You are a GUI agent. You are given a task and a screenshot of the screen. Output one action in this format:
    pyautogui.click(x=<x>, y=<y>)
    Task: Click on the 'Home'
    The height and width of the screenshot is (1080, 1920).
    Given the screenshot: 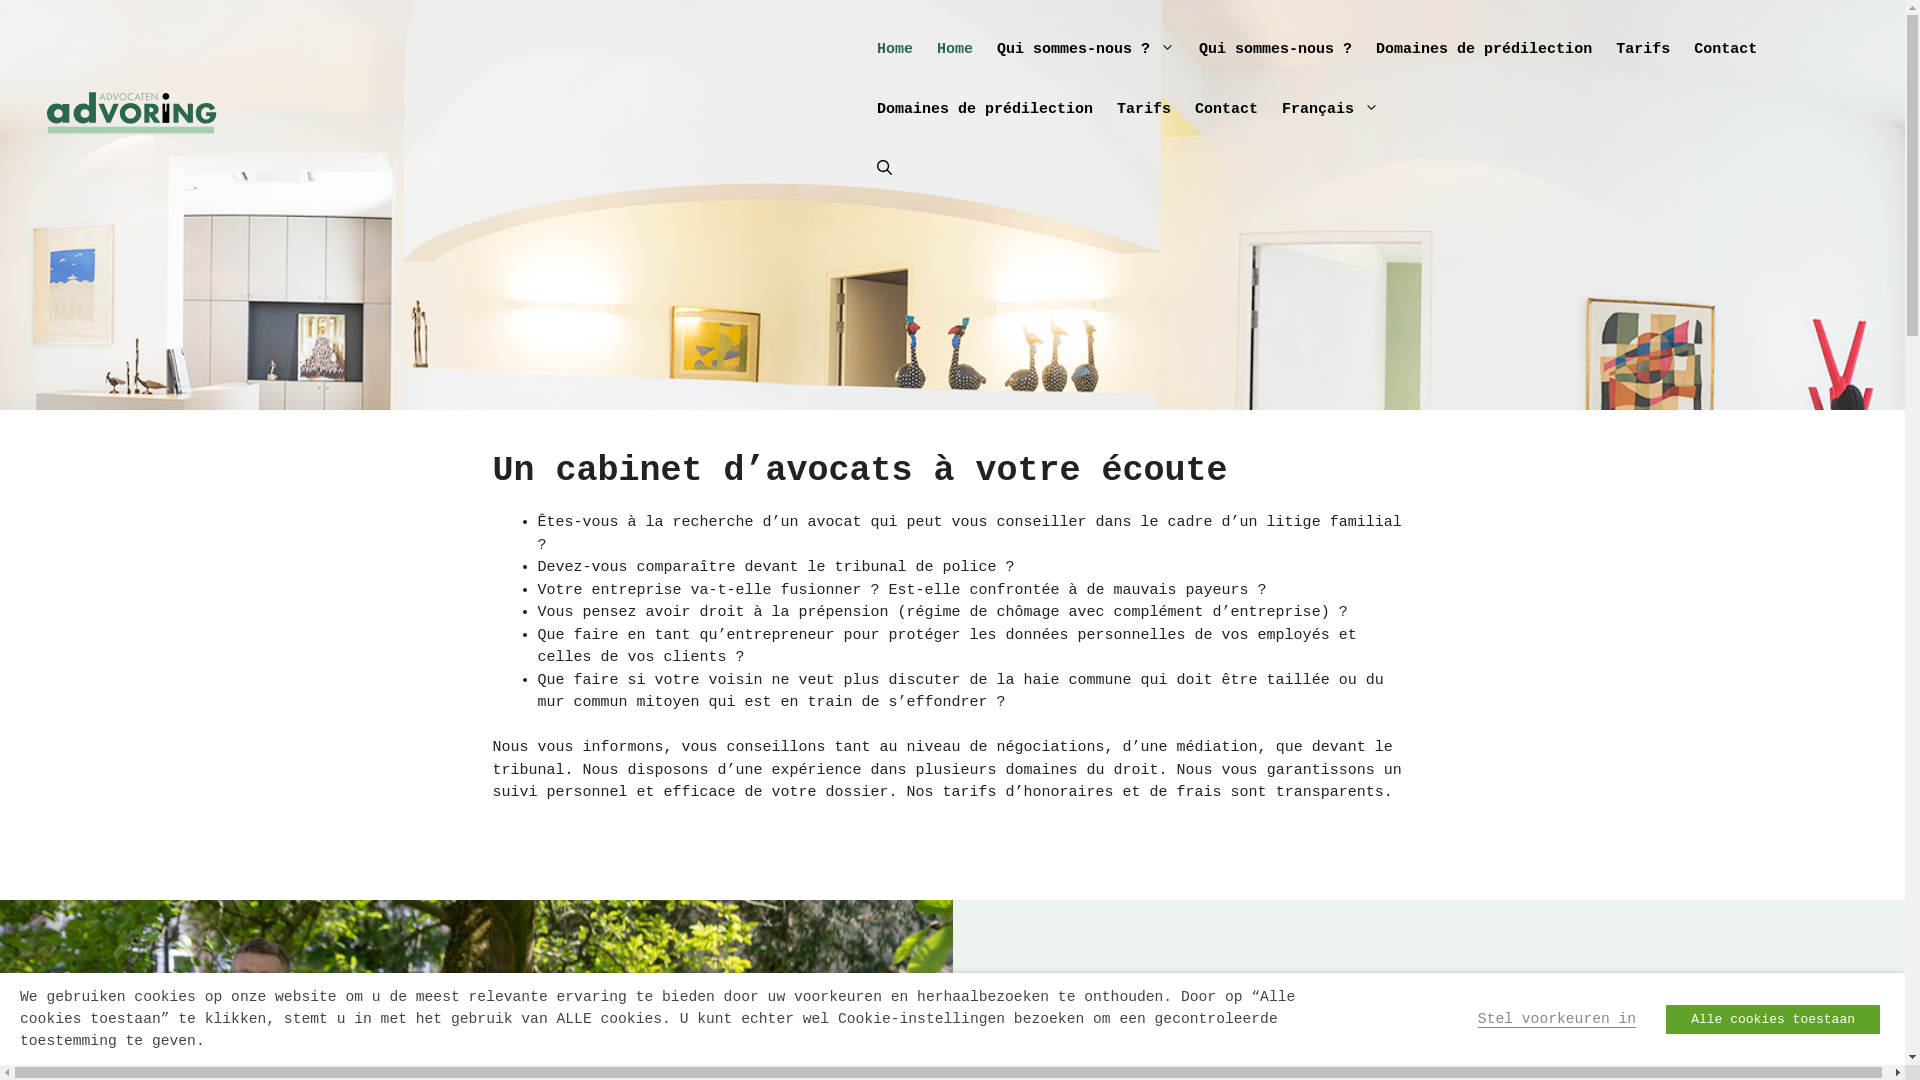 What is the action you would take?
    pyautogui.click(x=954, y=49)
    